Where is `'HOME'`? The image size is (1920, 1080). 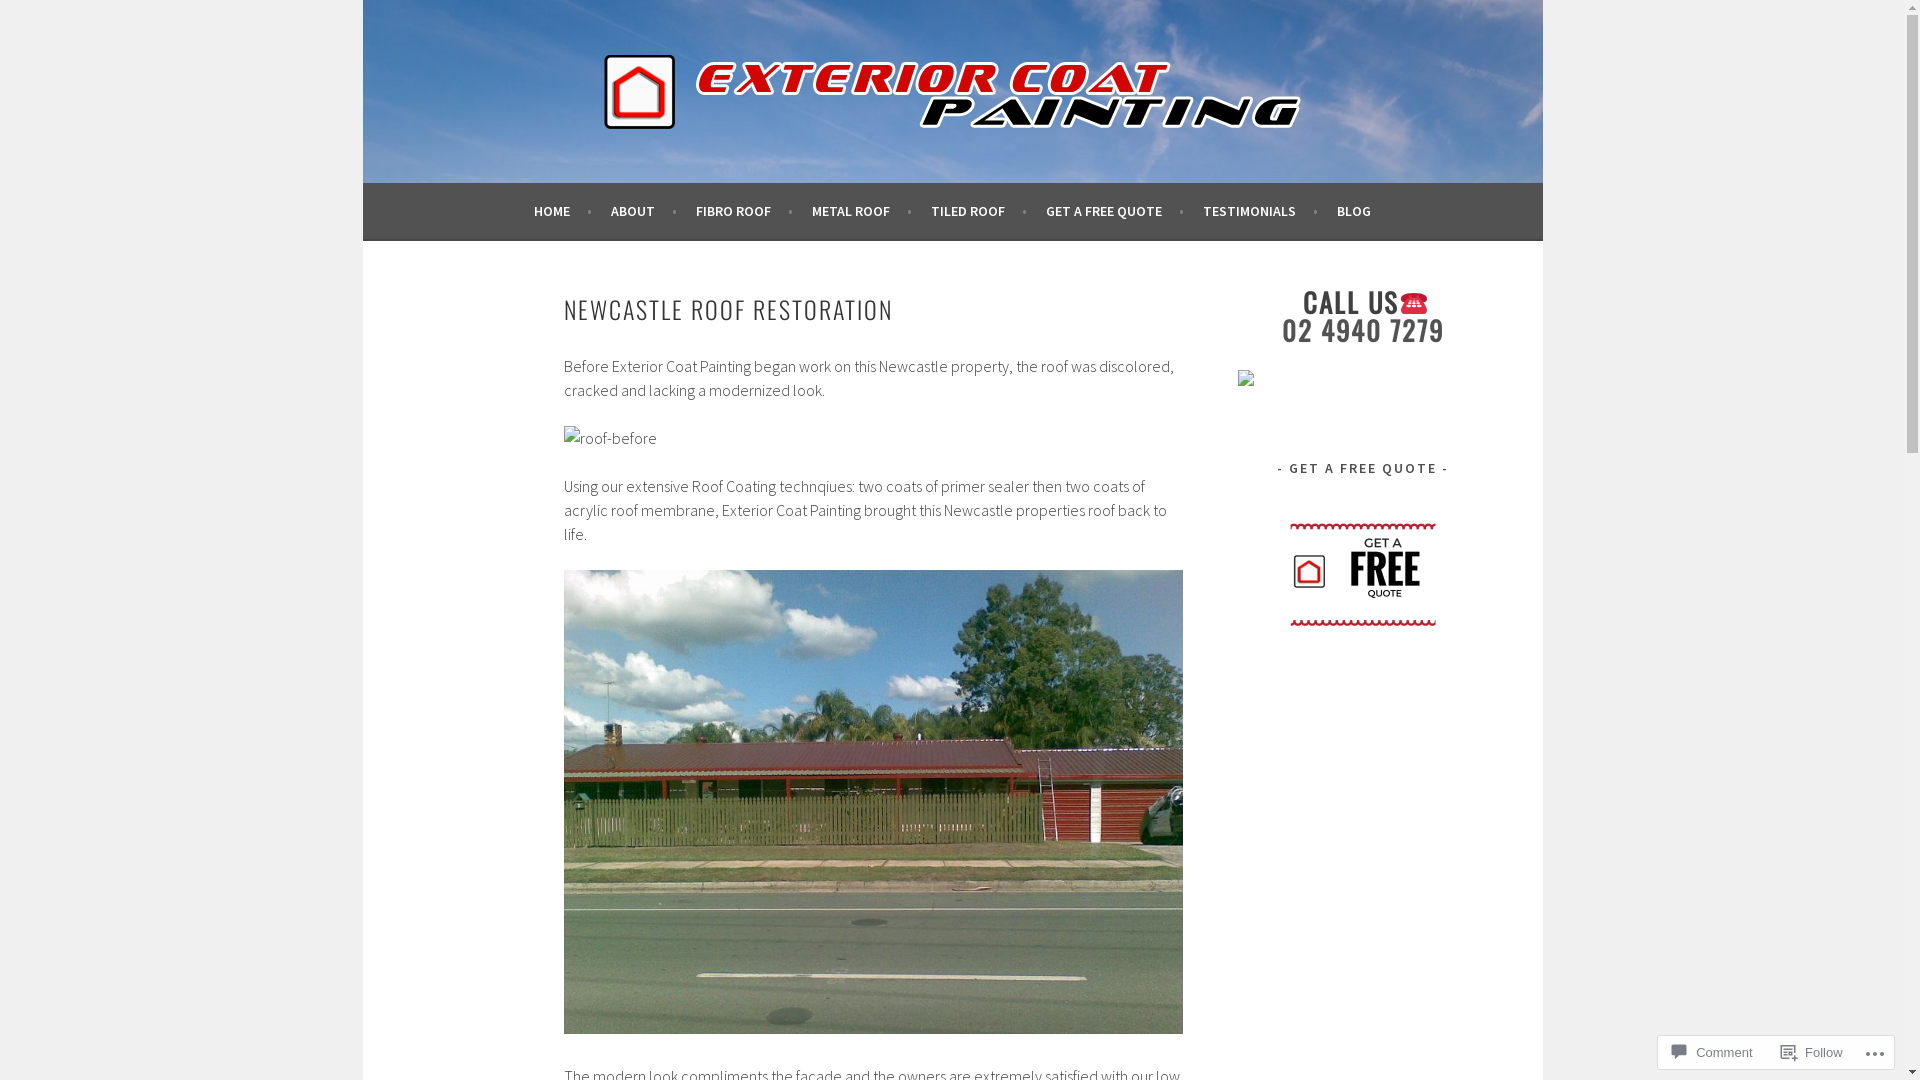
'HOME' is located at coordinates (561, 211).